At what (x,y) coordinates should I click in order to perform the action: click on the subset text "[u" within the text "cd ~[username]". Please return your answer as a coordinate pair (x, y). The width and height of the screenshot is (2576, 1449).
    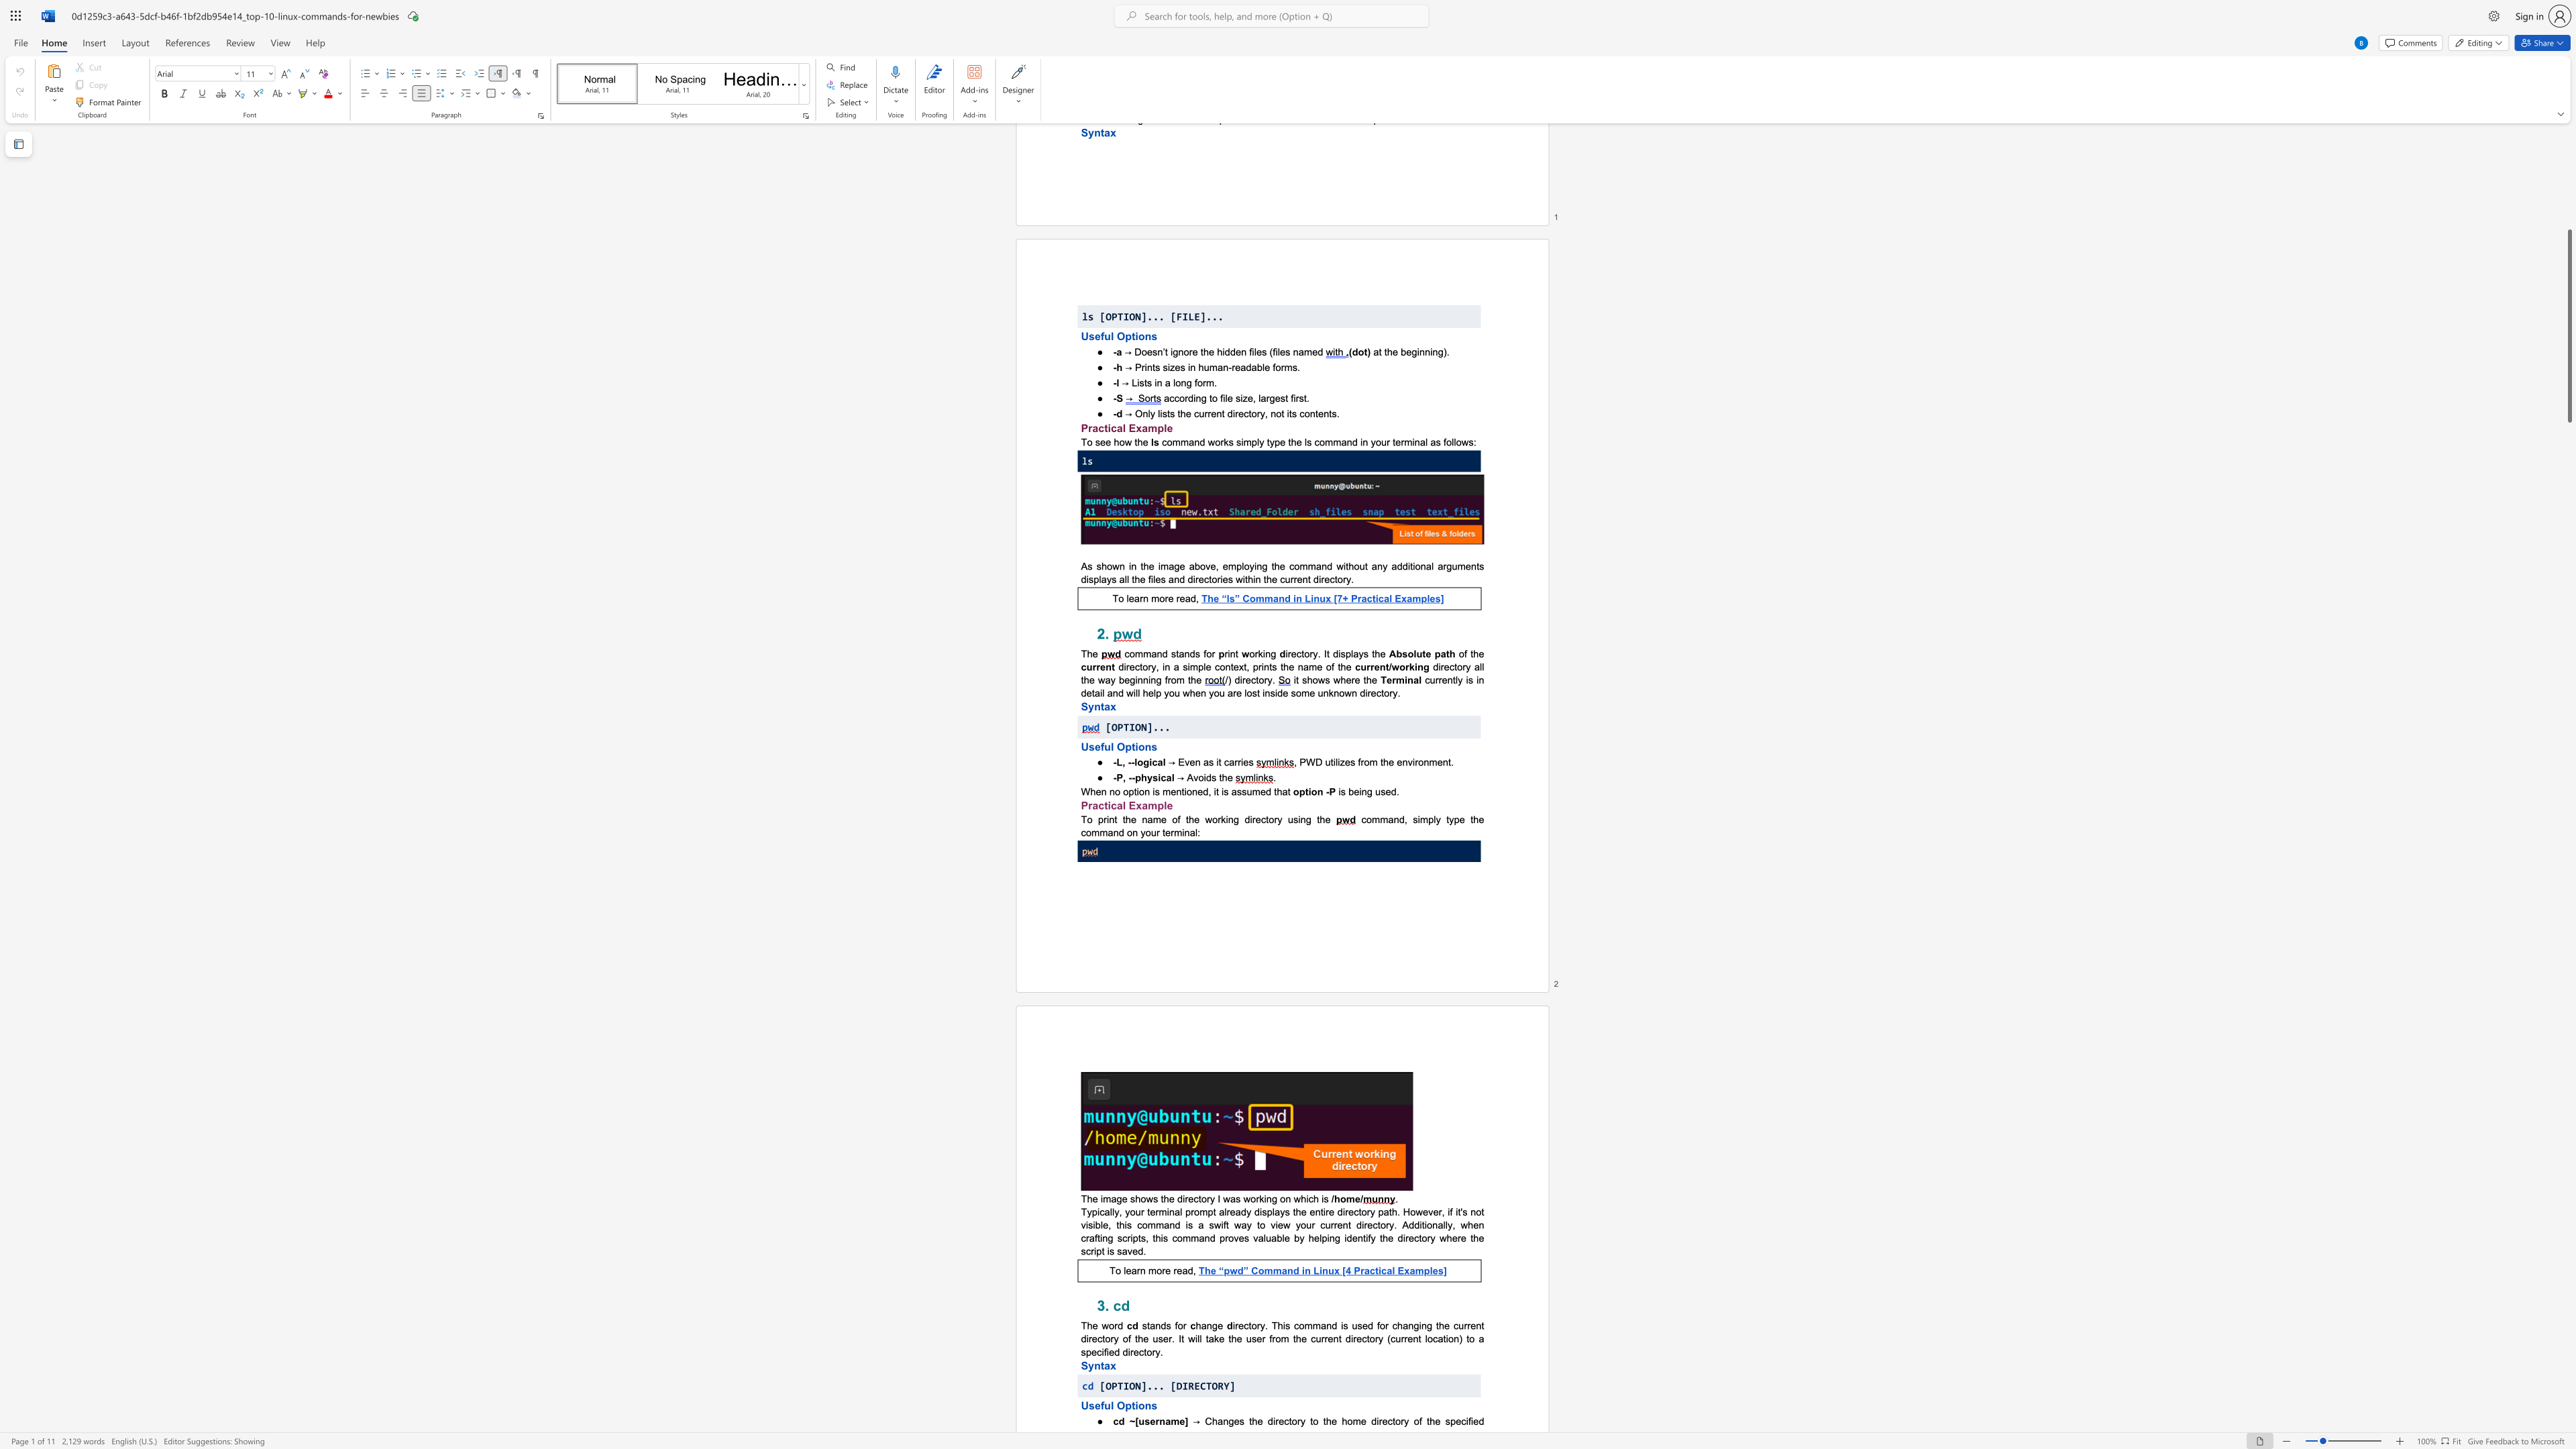
    Looking at the image, I should click on (1134, 1420).